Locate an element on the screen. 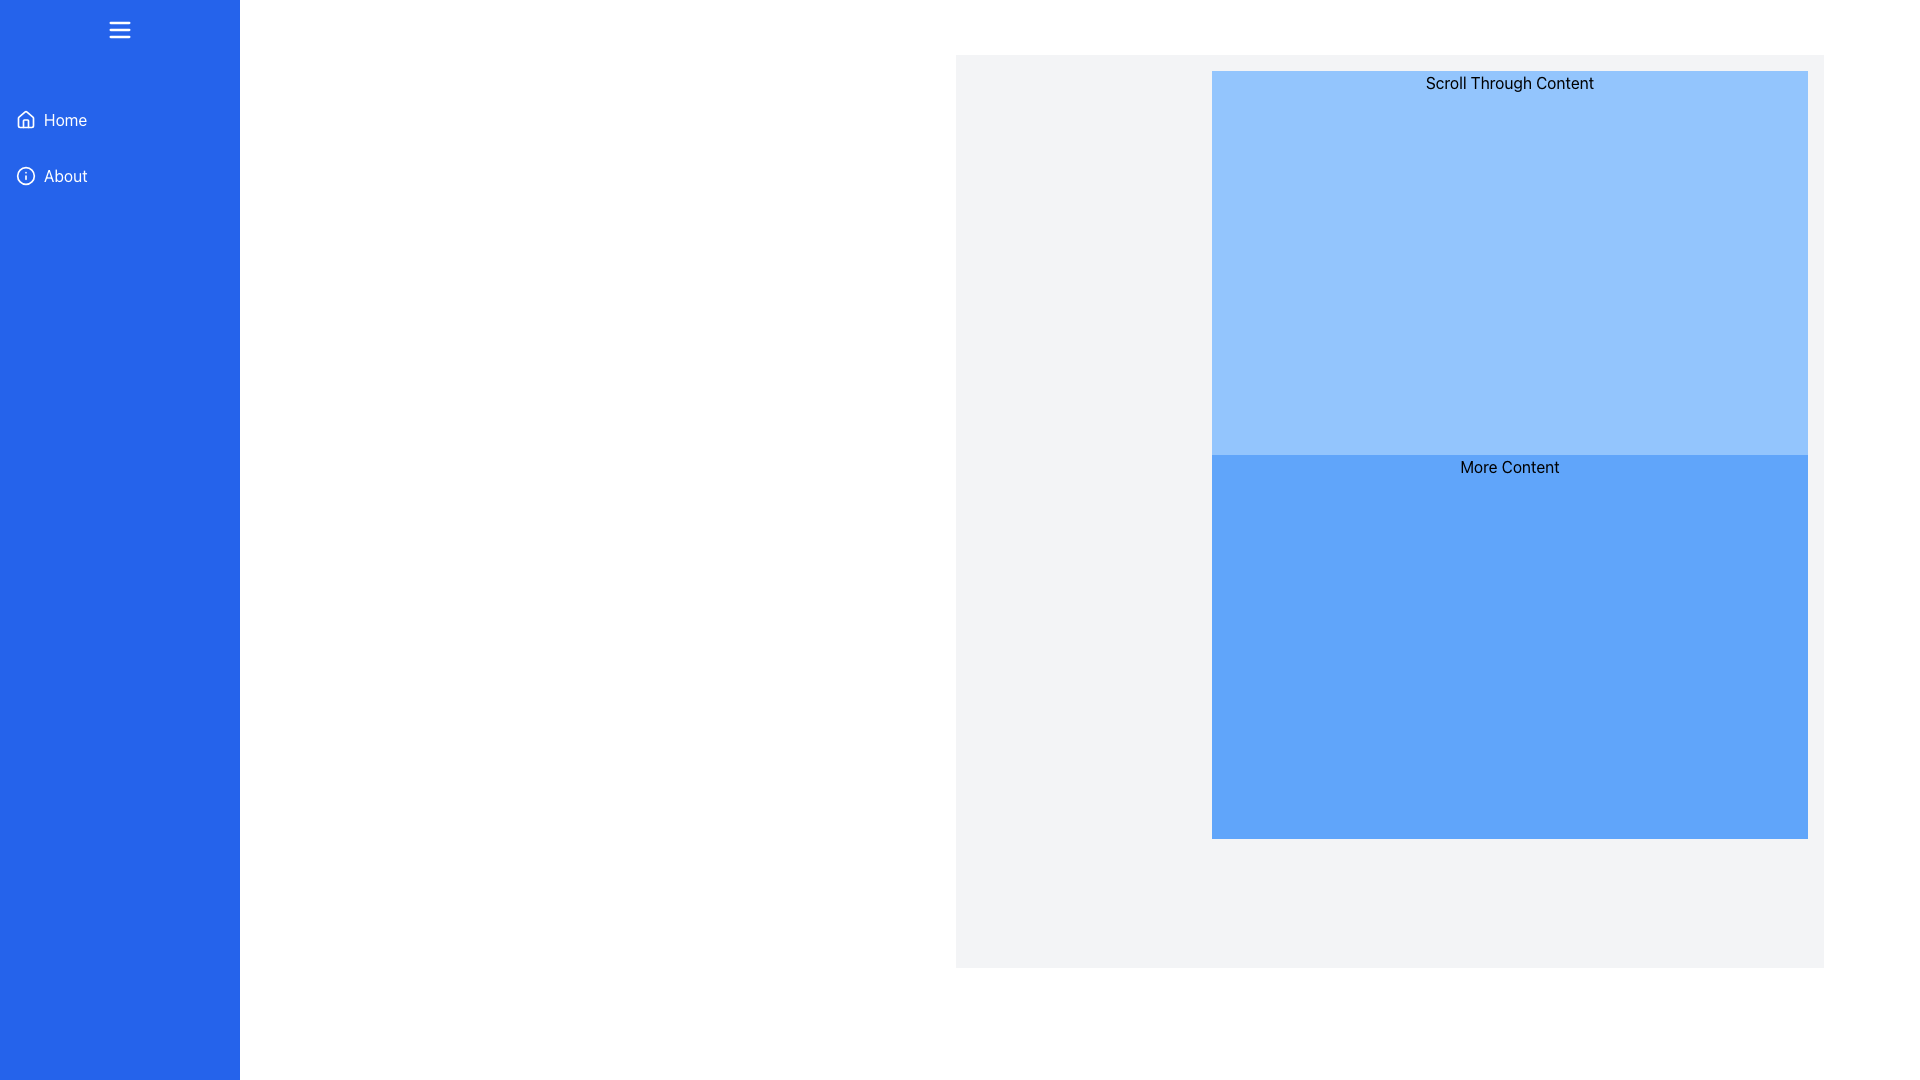  the circular blue outlined SVG icon representing the information symbol located next to the 'About' text in the left sidebar menu is located at coordinates (25, 175).